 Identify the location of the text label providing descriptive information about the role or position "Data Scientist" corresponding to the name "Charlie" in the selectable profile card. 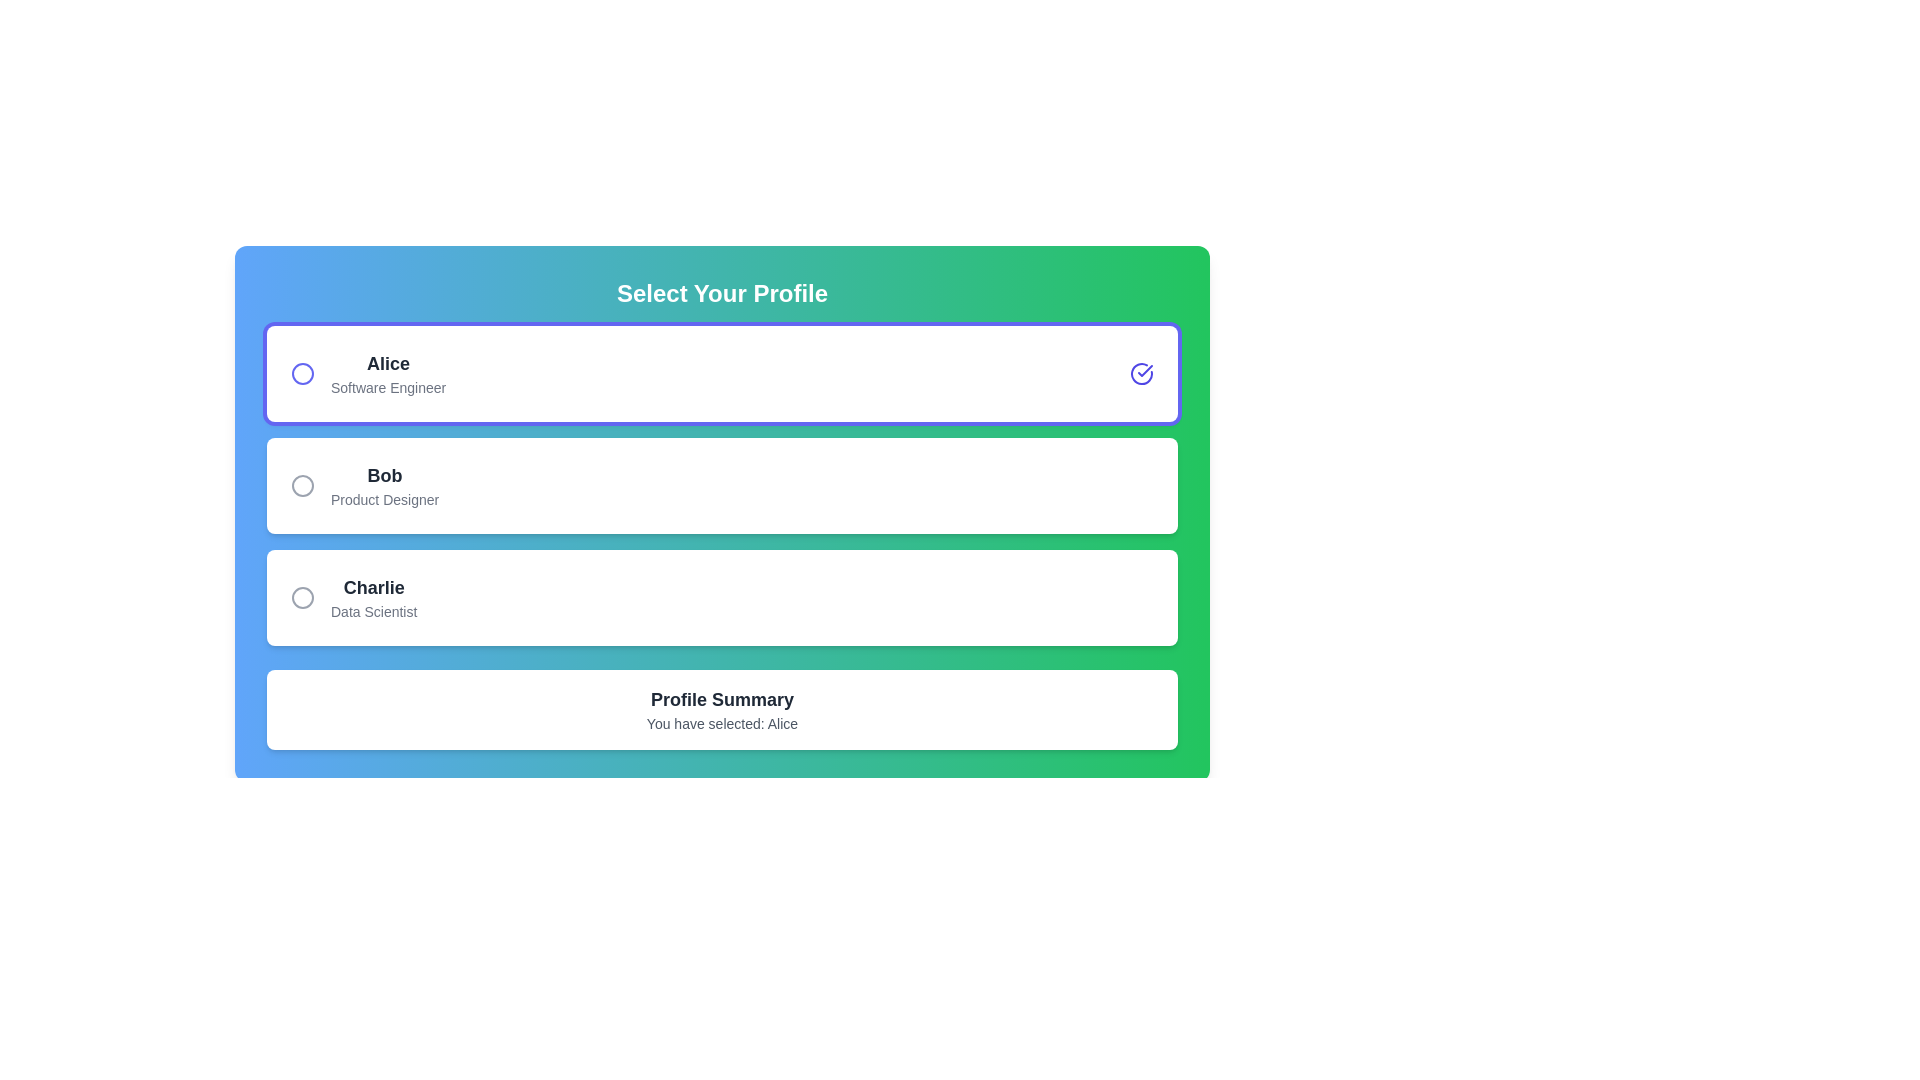
(374, 611).